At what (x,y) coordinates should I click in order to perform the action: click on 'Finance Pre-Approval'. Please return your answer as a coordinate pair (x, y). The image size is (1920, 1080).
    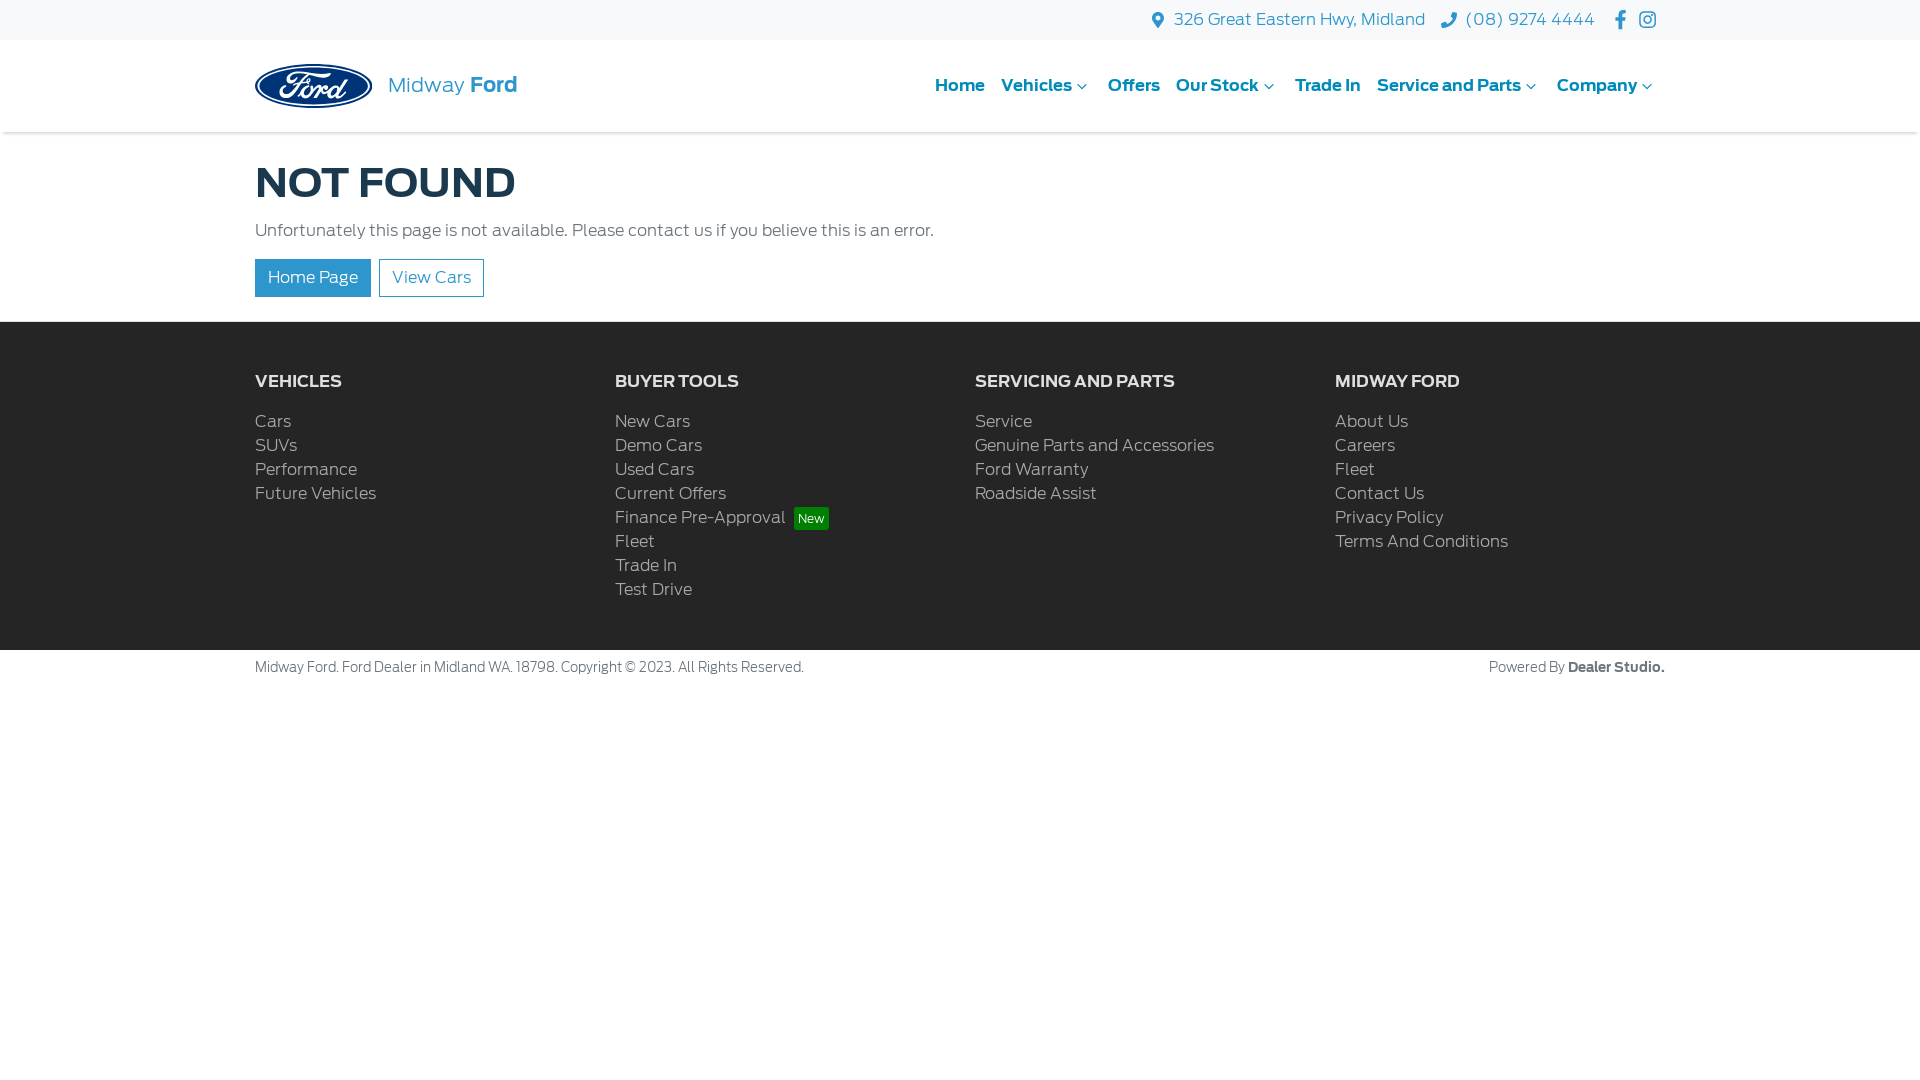
    Looking at the image, I should click on (720, 516).